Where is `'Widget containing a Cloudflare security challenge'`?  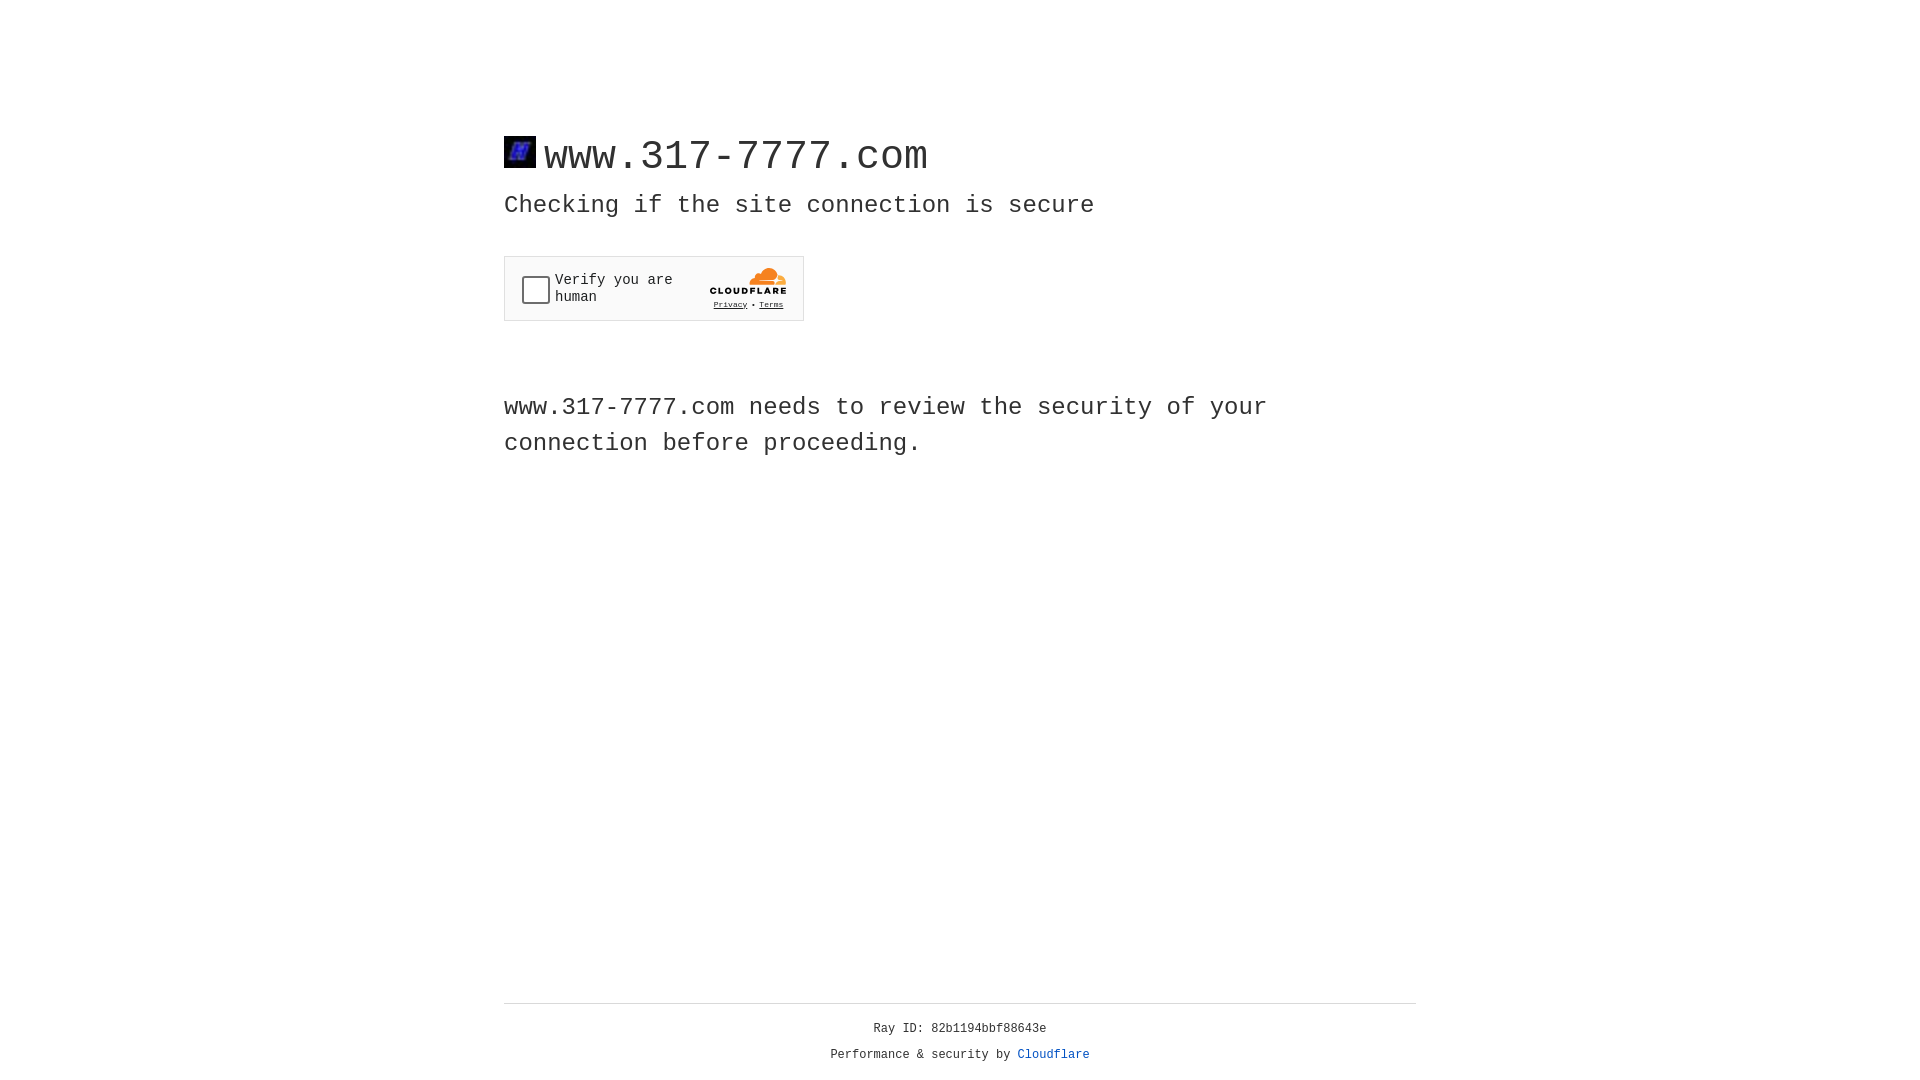 'Widget containing a Cloudflare security challenge' is located at coordinates (653, 288).